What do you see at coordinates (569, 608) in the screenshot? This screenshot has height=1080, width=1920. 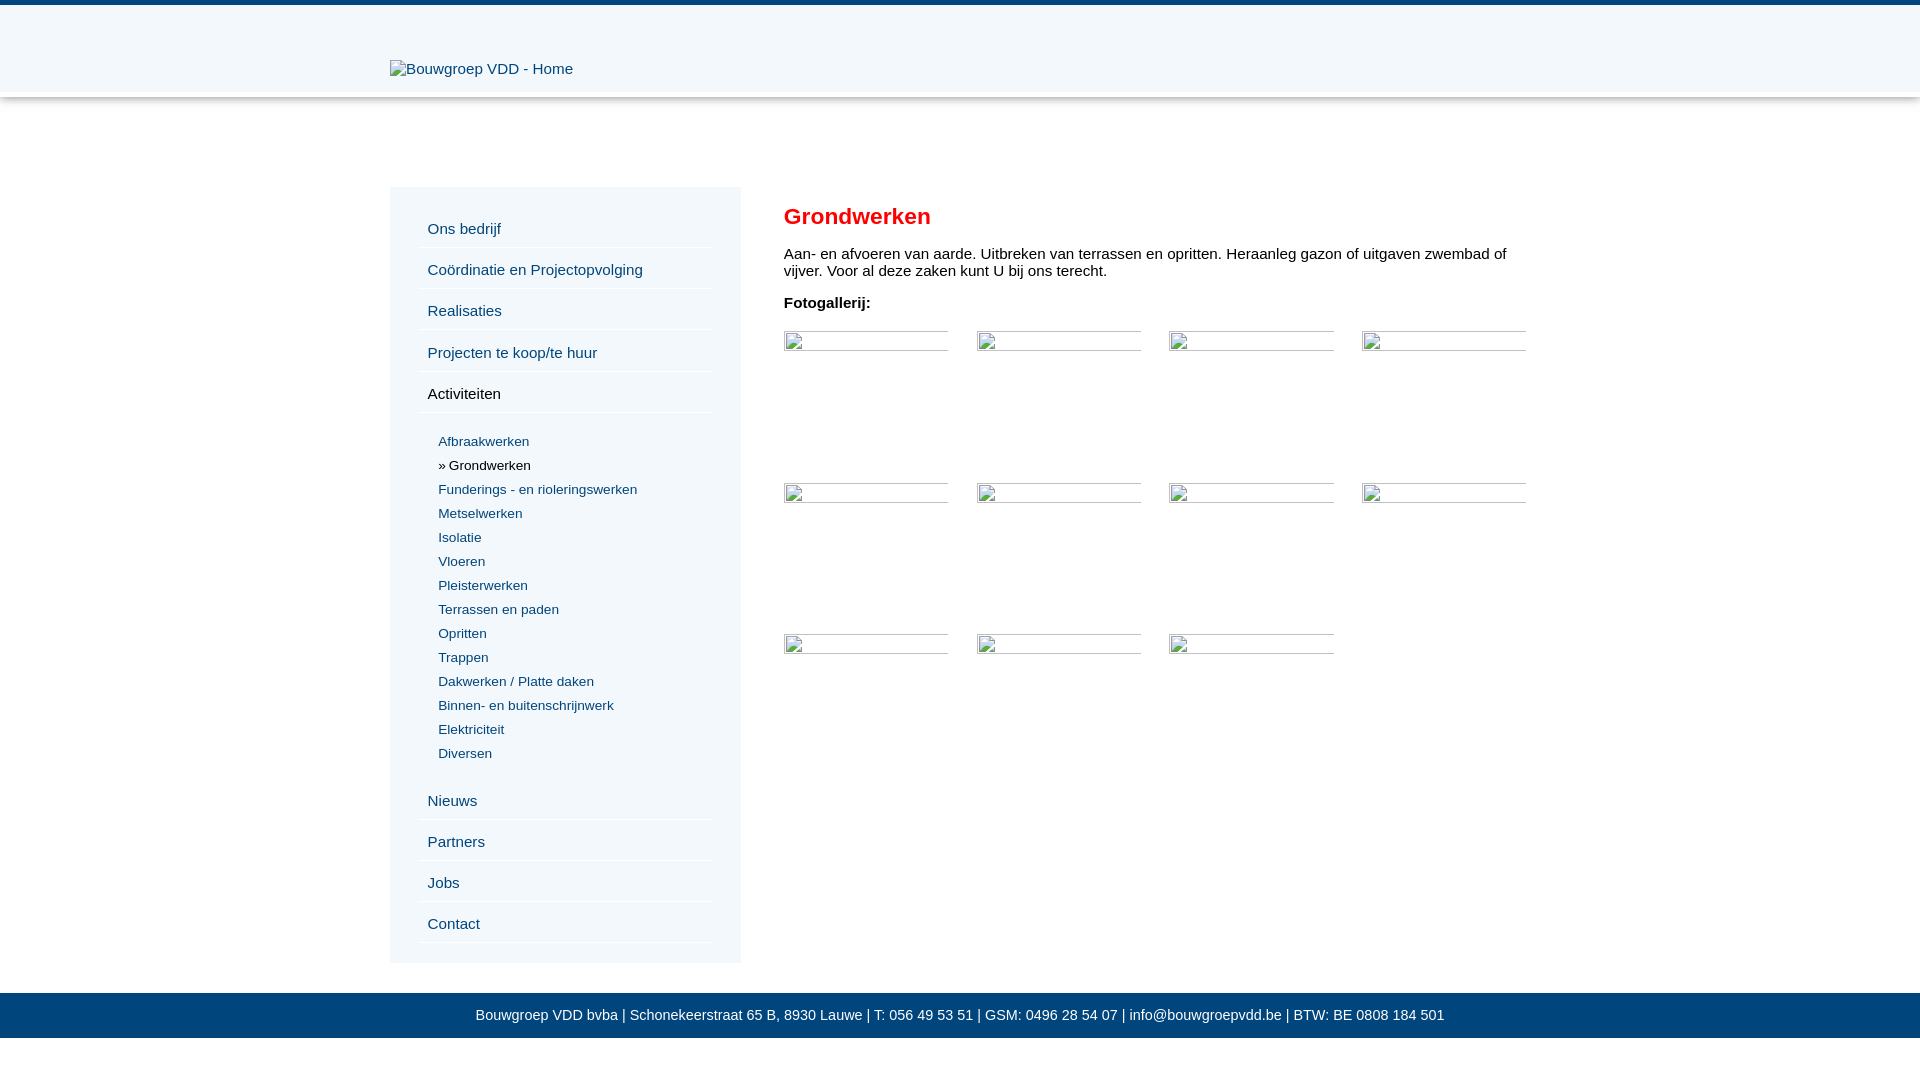 I see `'Terrassen en paden'` at bounding box center [569, 608].